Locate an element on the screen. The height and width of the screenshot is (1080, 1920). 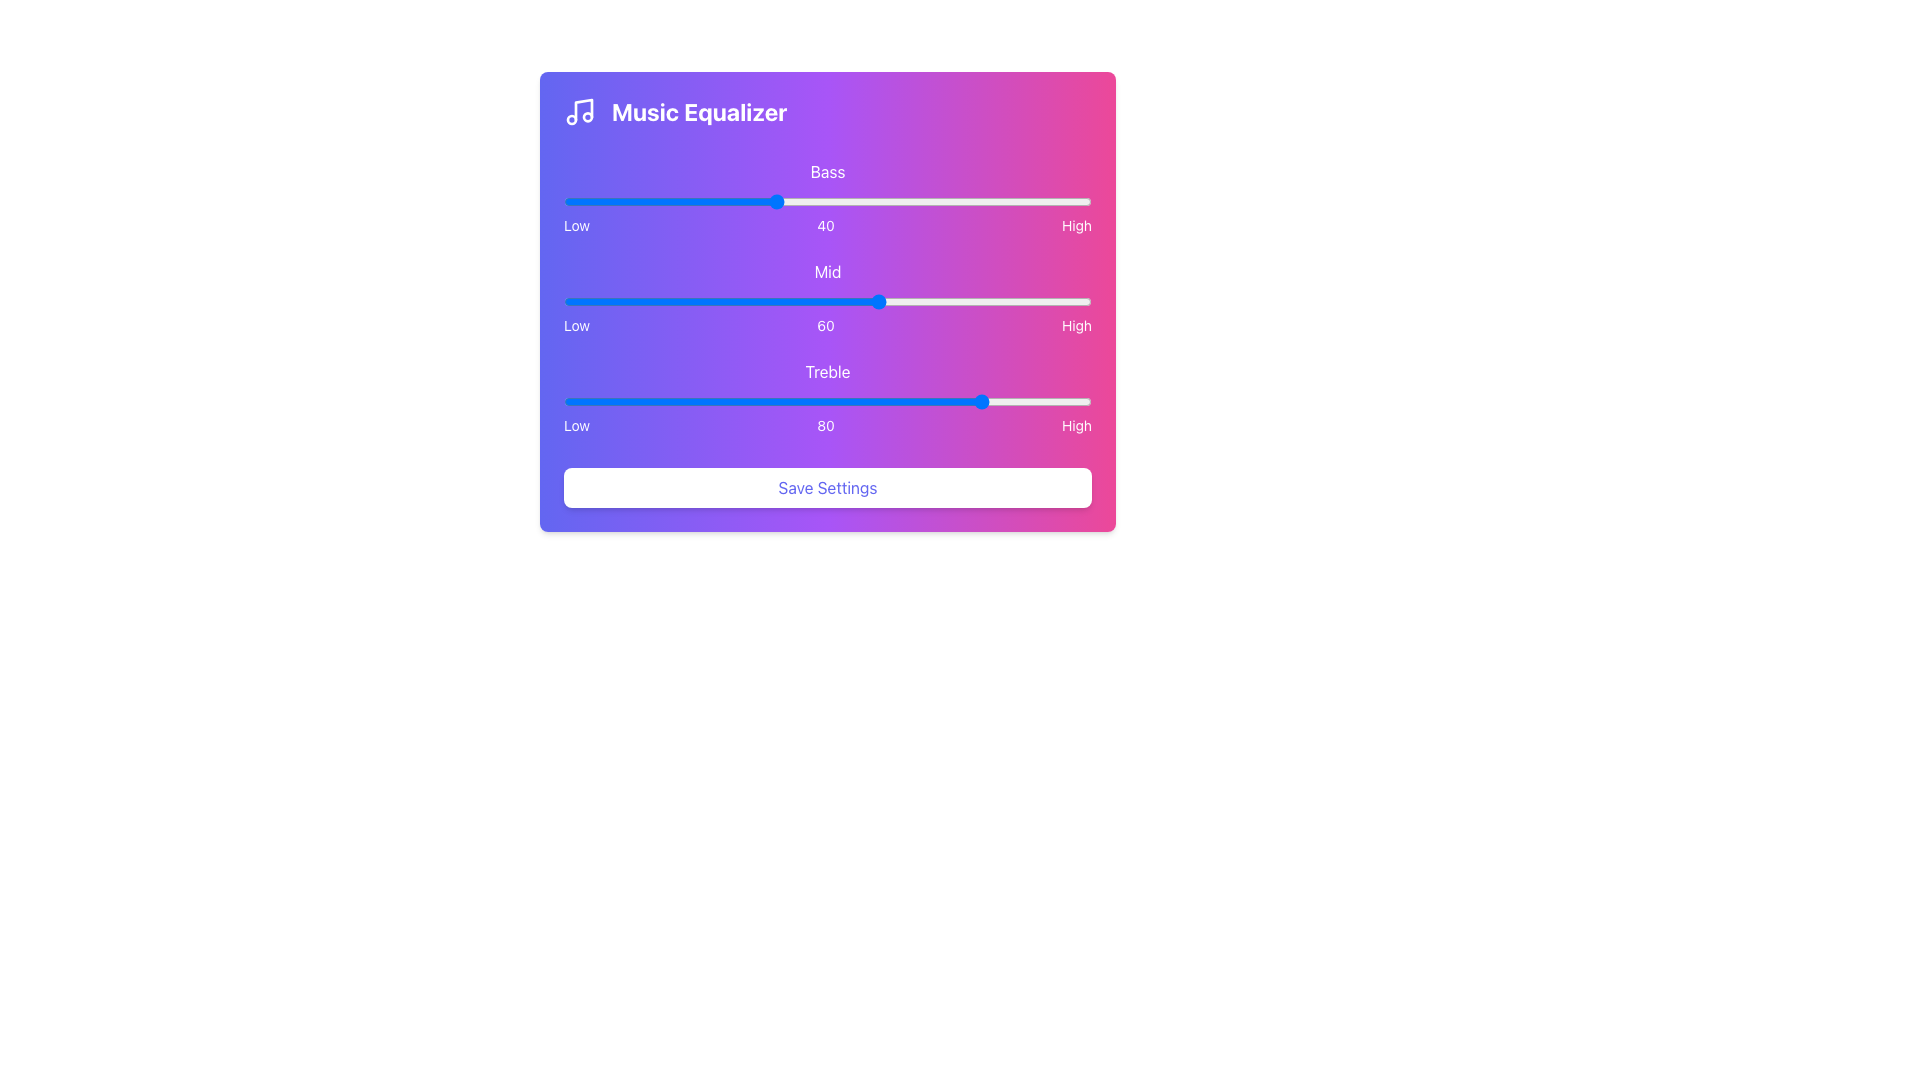
the Static Text Label indicating the 'Treble' setting of the equalizer, located between the 'Mid' slider and 'Low80High' labels is located at coordinates (828, 371).